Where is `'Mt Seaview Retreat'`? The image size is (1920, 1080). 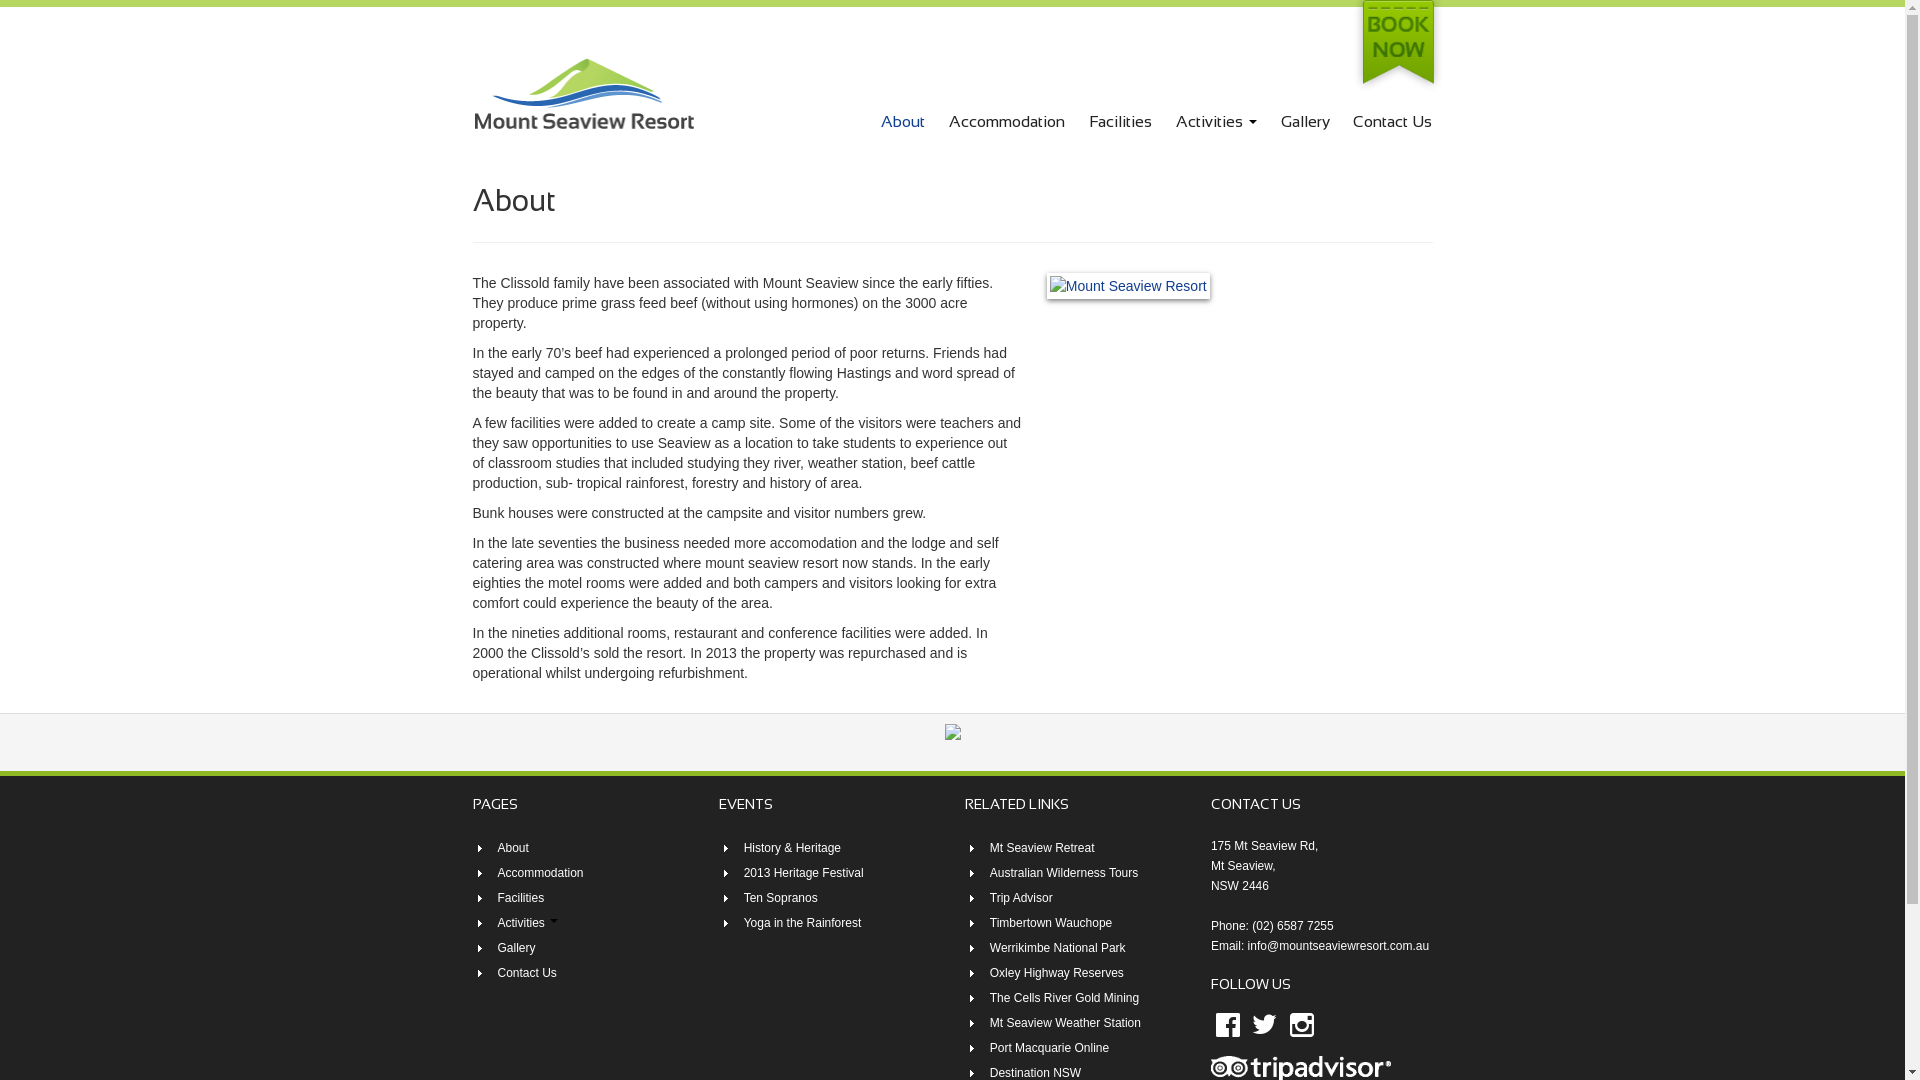 'Mt Seaview Retreat' is located at coordinates (1041, 848).